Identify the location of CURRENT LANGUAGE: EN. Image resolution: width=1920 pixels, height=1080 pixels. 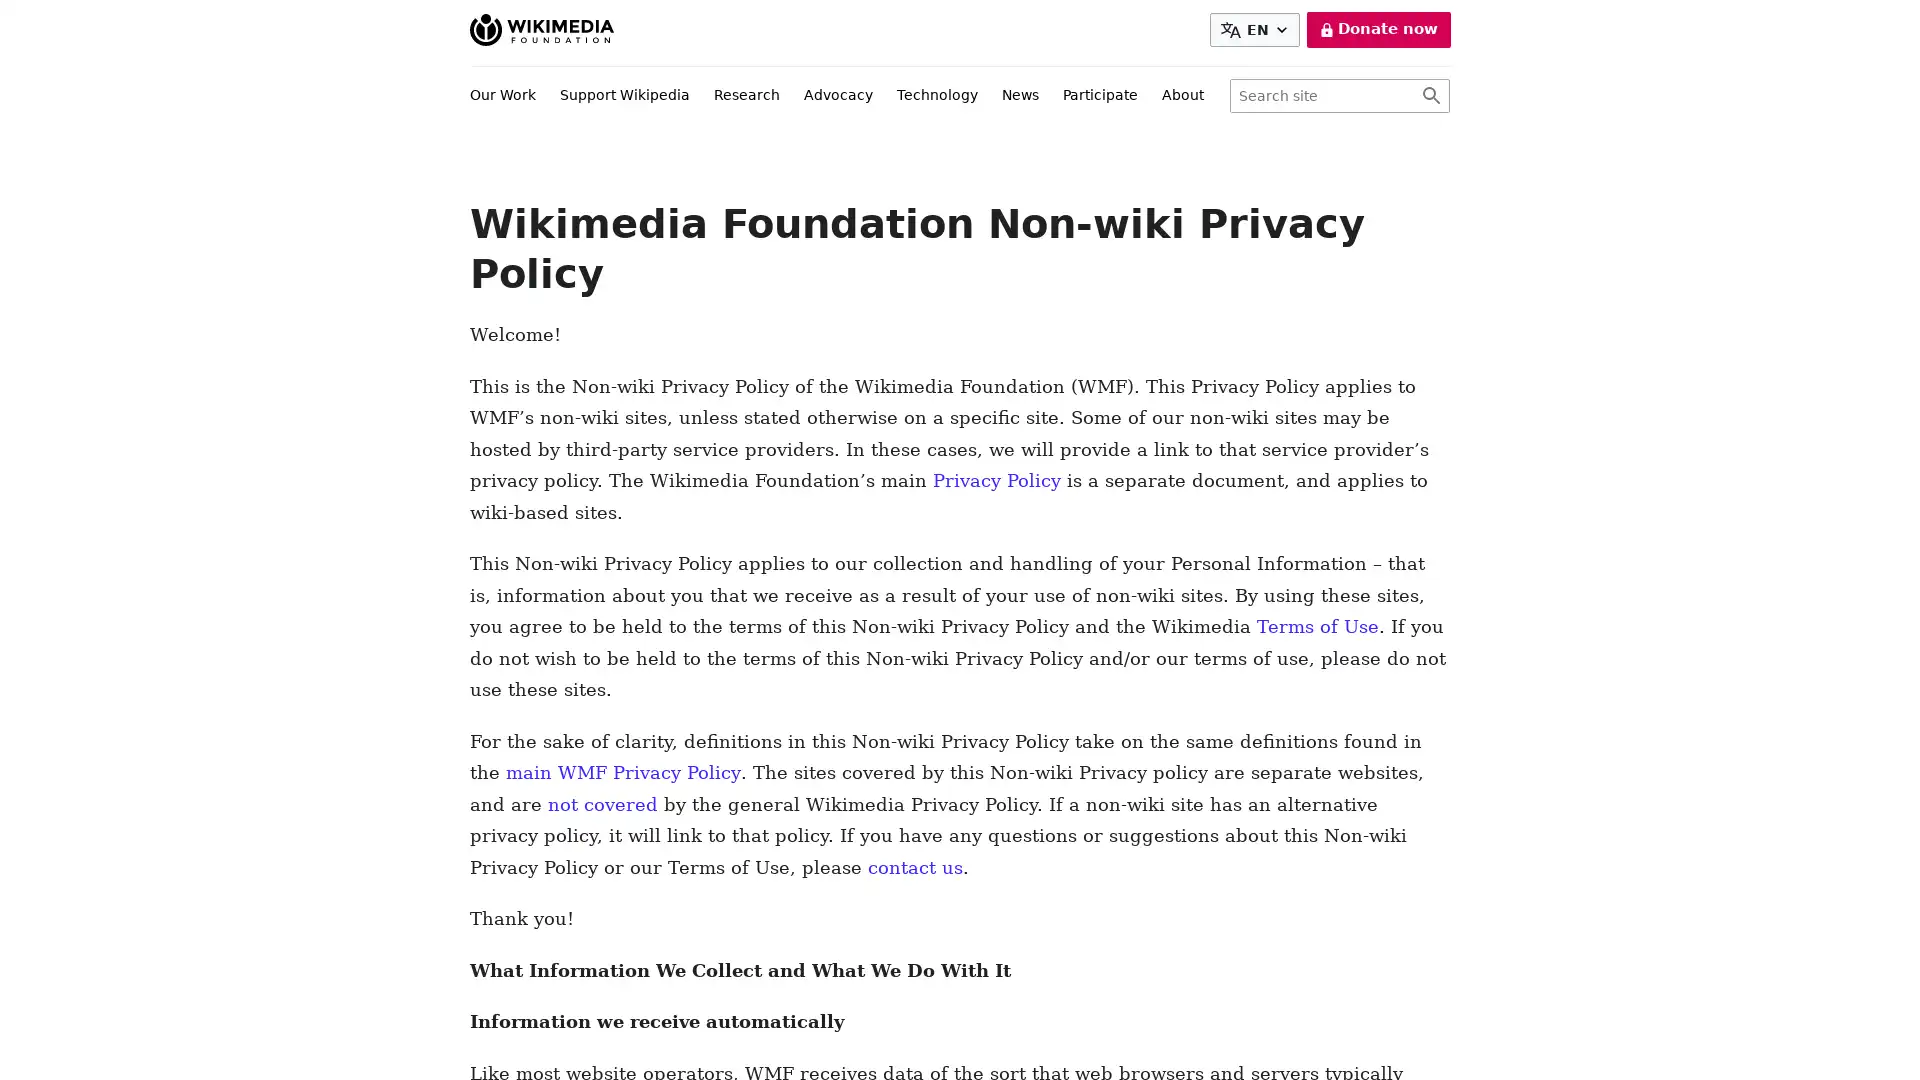
(1257, 30).